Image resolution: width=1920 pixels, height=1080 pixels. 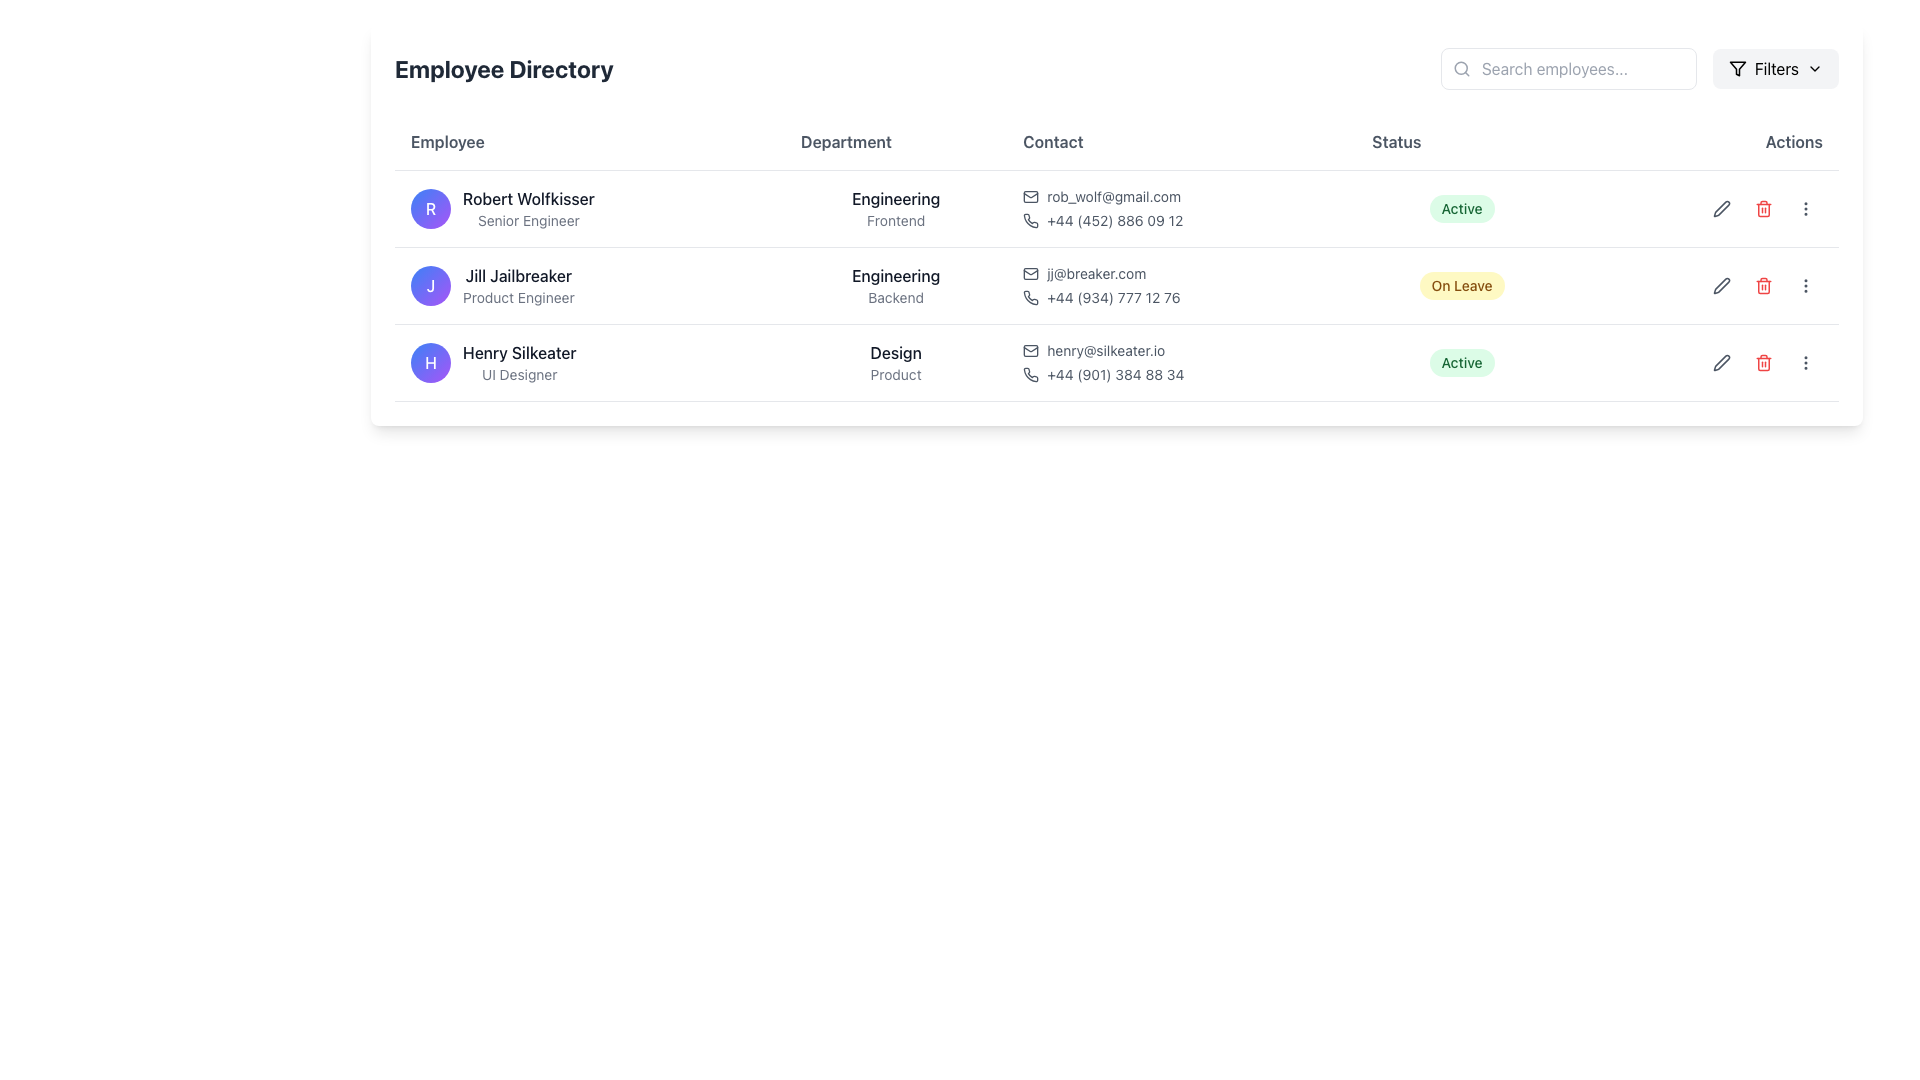 What do you see at coordinates (1031, 350) in the screenshot?
I see `the envelope icon representing email in the 'Contact' column of the employee directory for 'Henry Silkeater.'` at bounding box center [1031, 350].